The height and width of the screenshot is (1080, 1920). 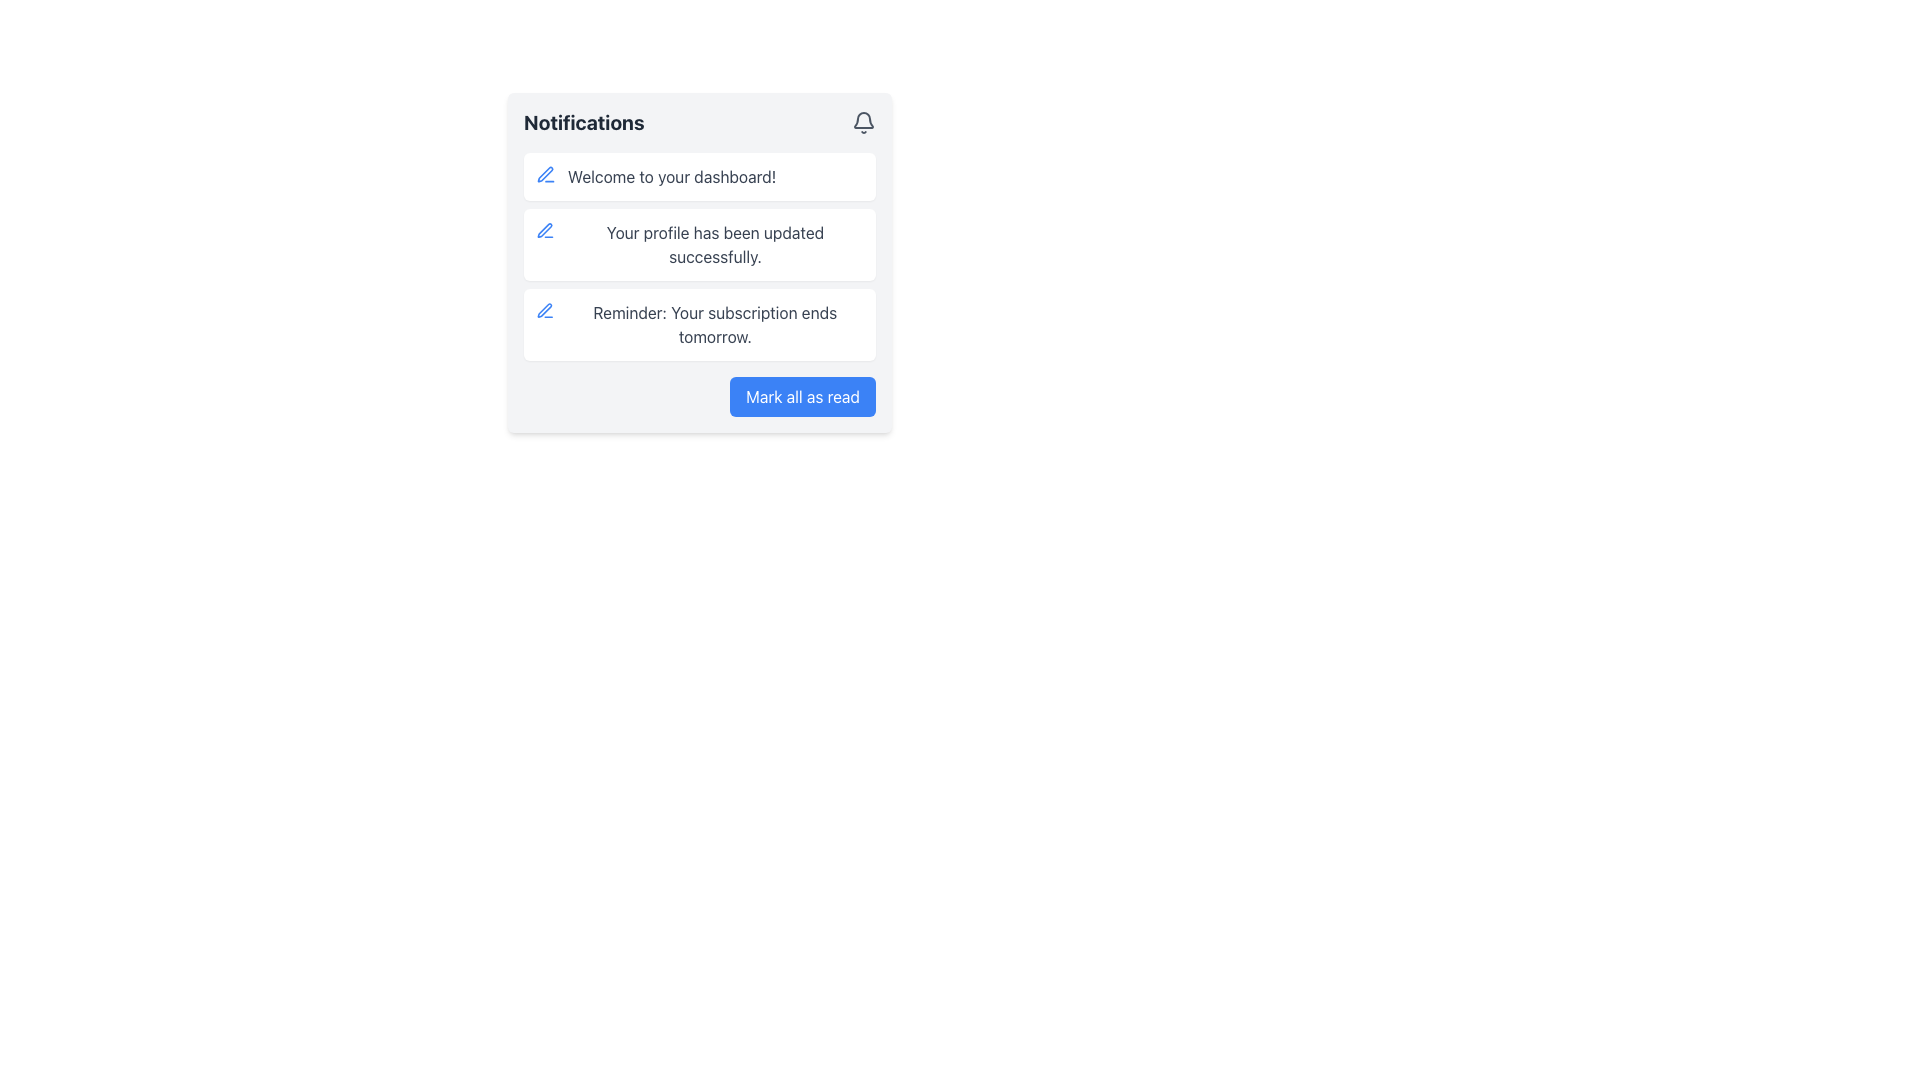 I want to click on notification text from the second notification entry in the notification panel, which states 'Your profile has been updated successfully.', so click(x=700, y=261).